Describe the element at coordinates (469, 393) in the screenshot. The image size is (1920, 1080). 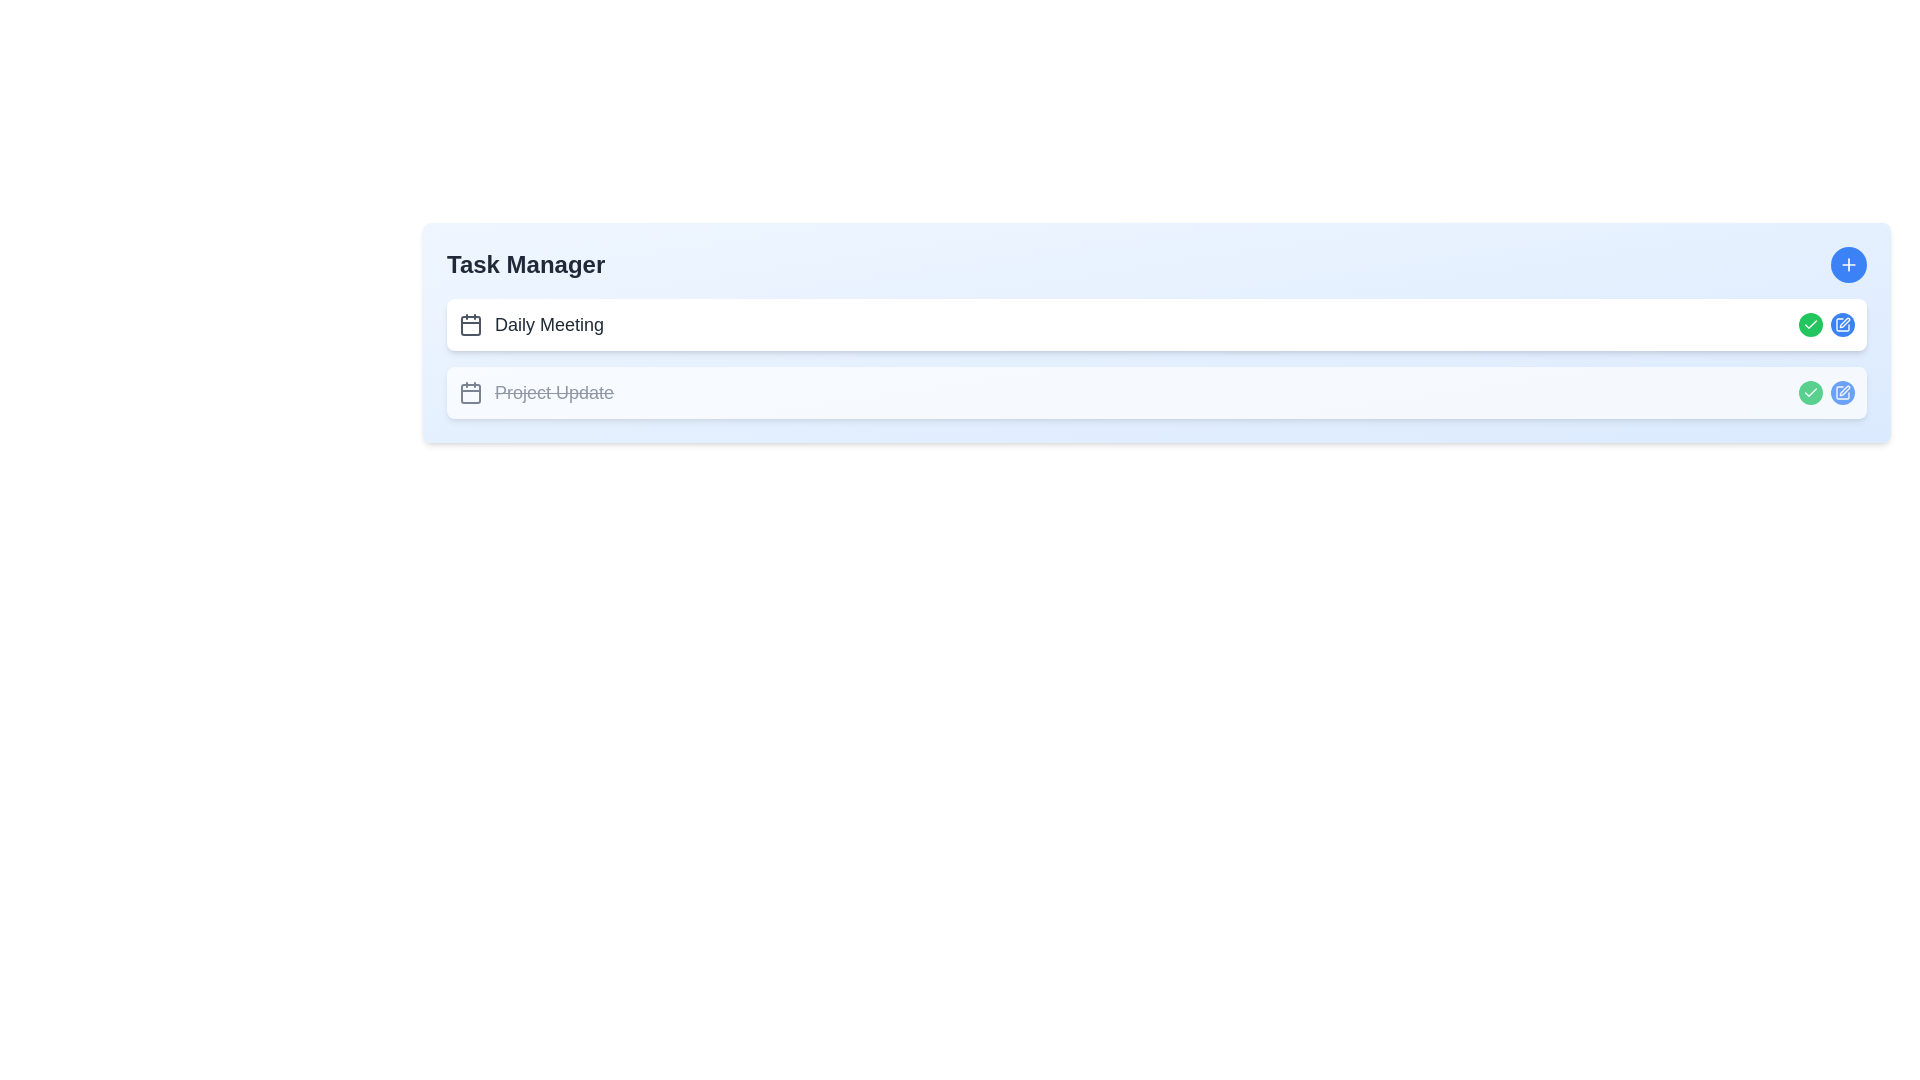
I see `the calendar icon located to the left of the 'Project Update' text to trigger additional functionality` at that location.